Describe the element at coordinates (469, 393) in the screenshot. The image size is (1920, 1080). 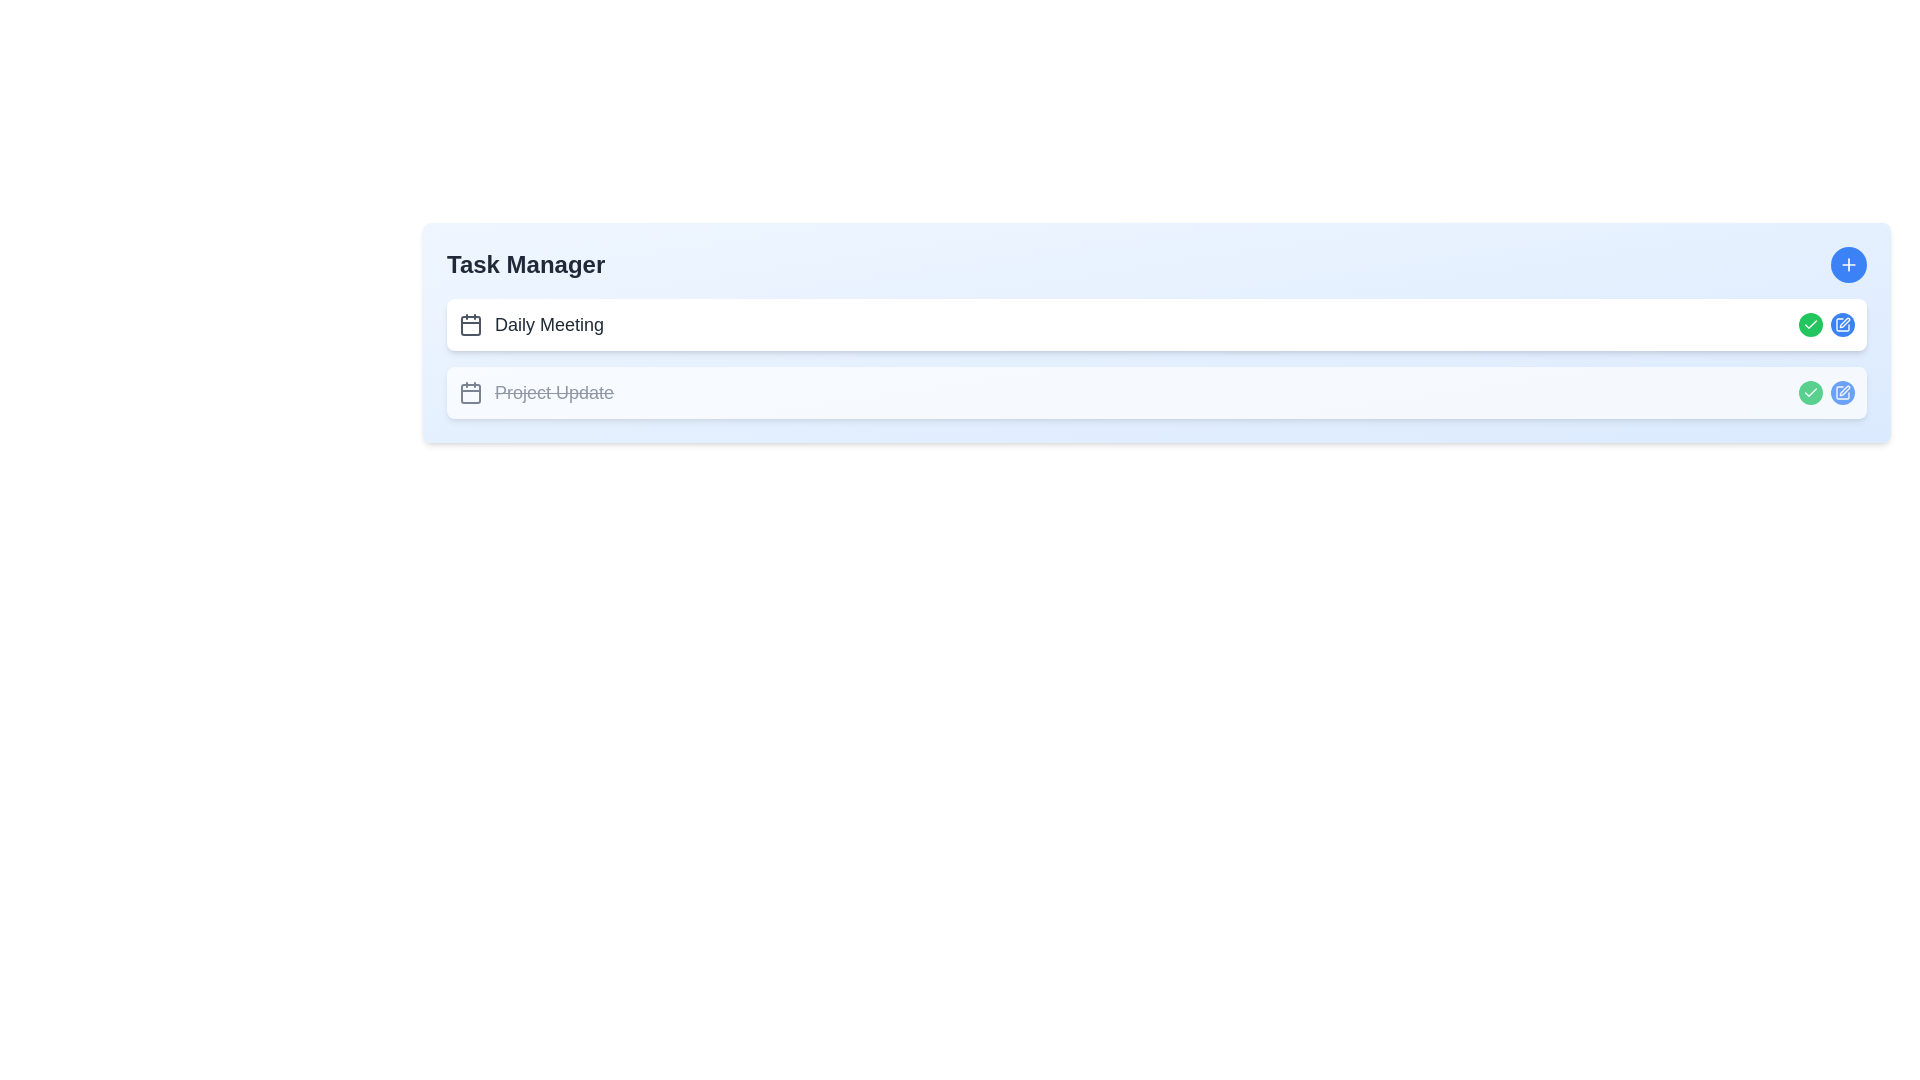
I see `the calendar icon located to the left of the 'Project Update' text to trigger additional functionality` at that location.